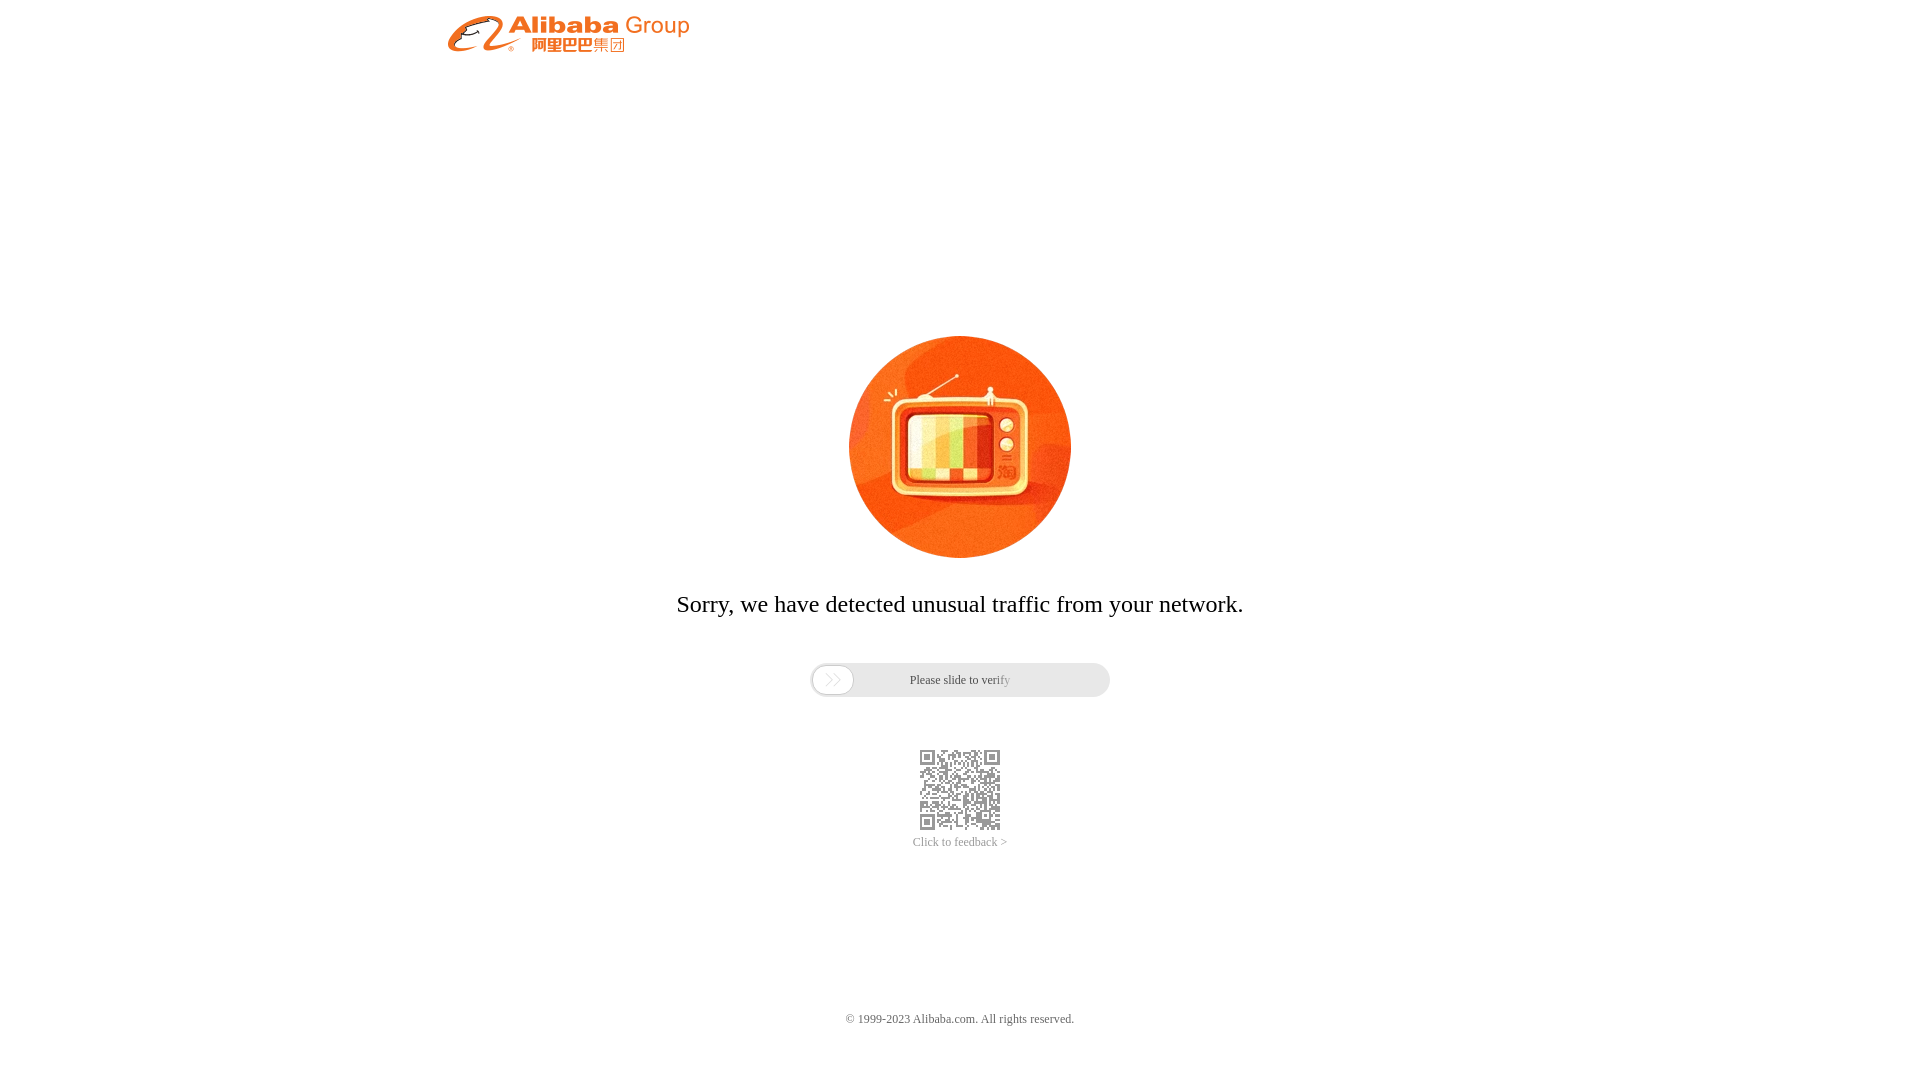 This screenshot has height=1080, width=1920. Describe the element at coordinates (960, 842) in the screenshot. I see `'Click to feedback >'` at that location.